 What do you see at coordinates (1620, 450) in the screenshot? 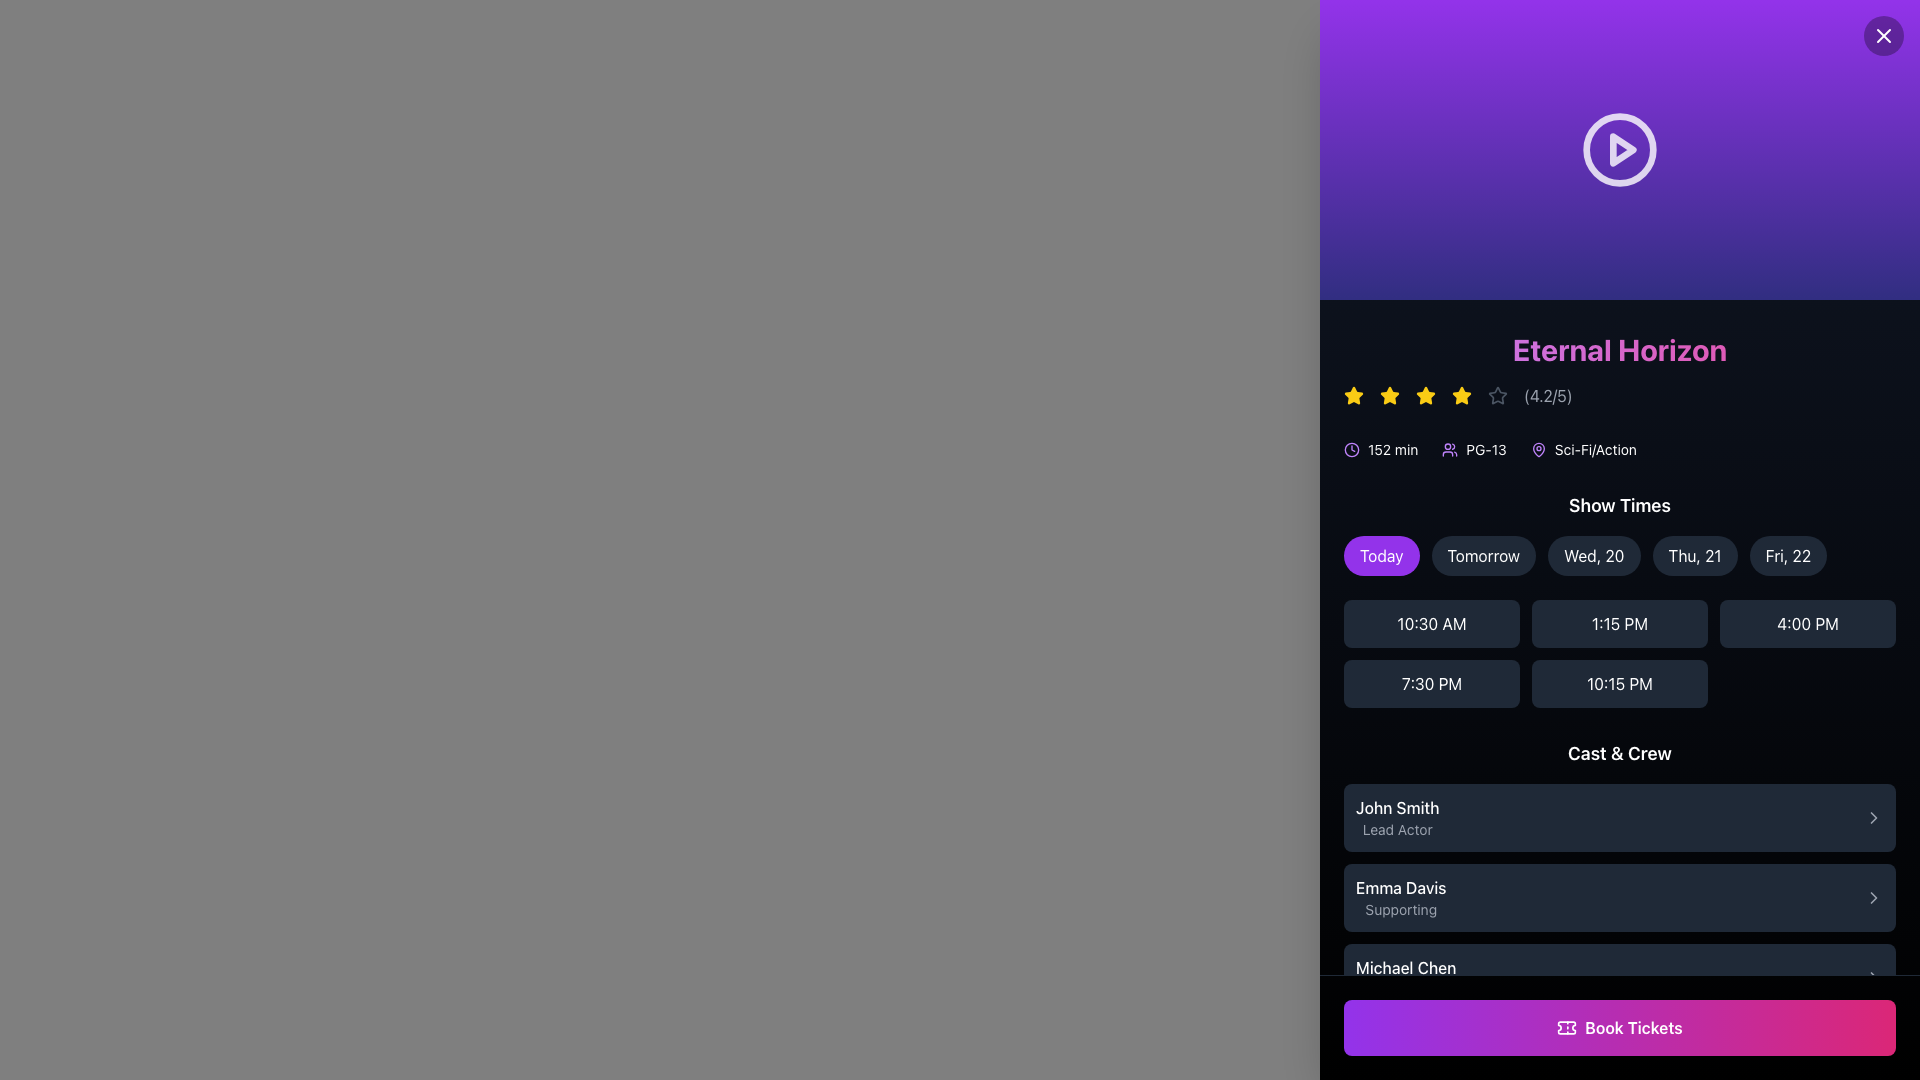
I see `textual information display that provides details about the movie 'Eternal Horizon', including its duration, rating, and genre, which is located below the title and rating information and above the 'Show Times' section` at bounding box center [1620, 450].